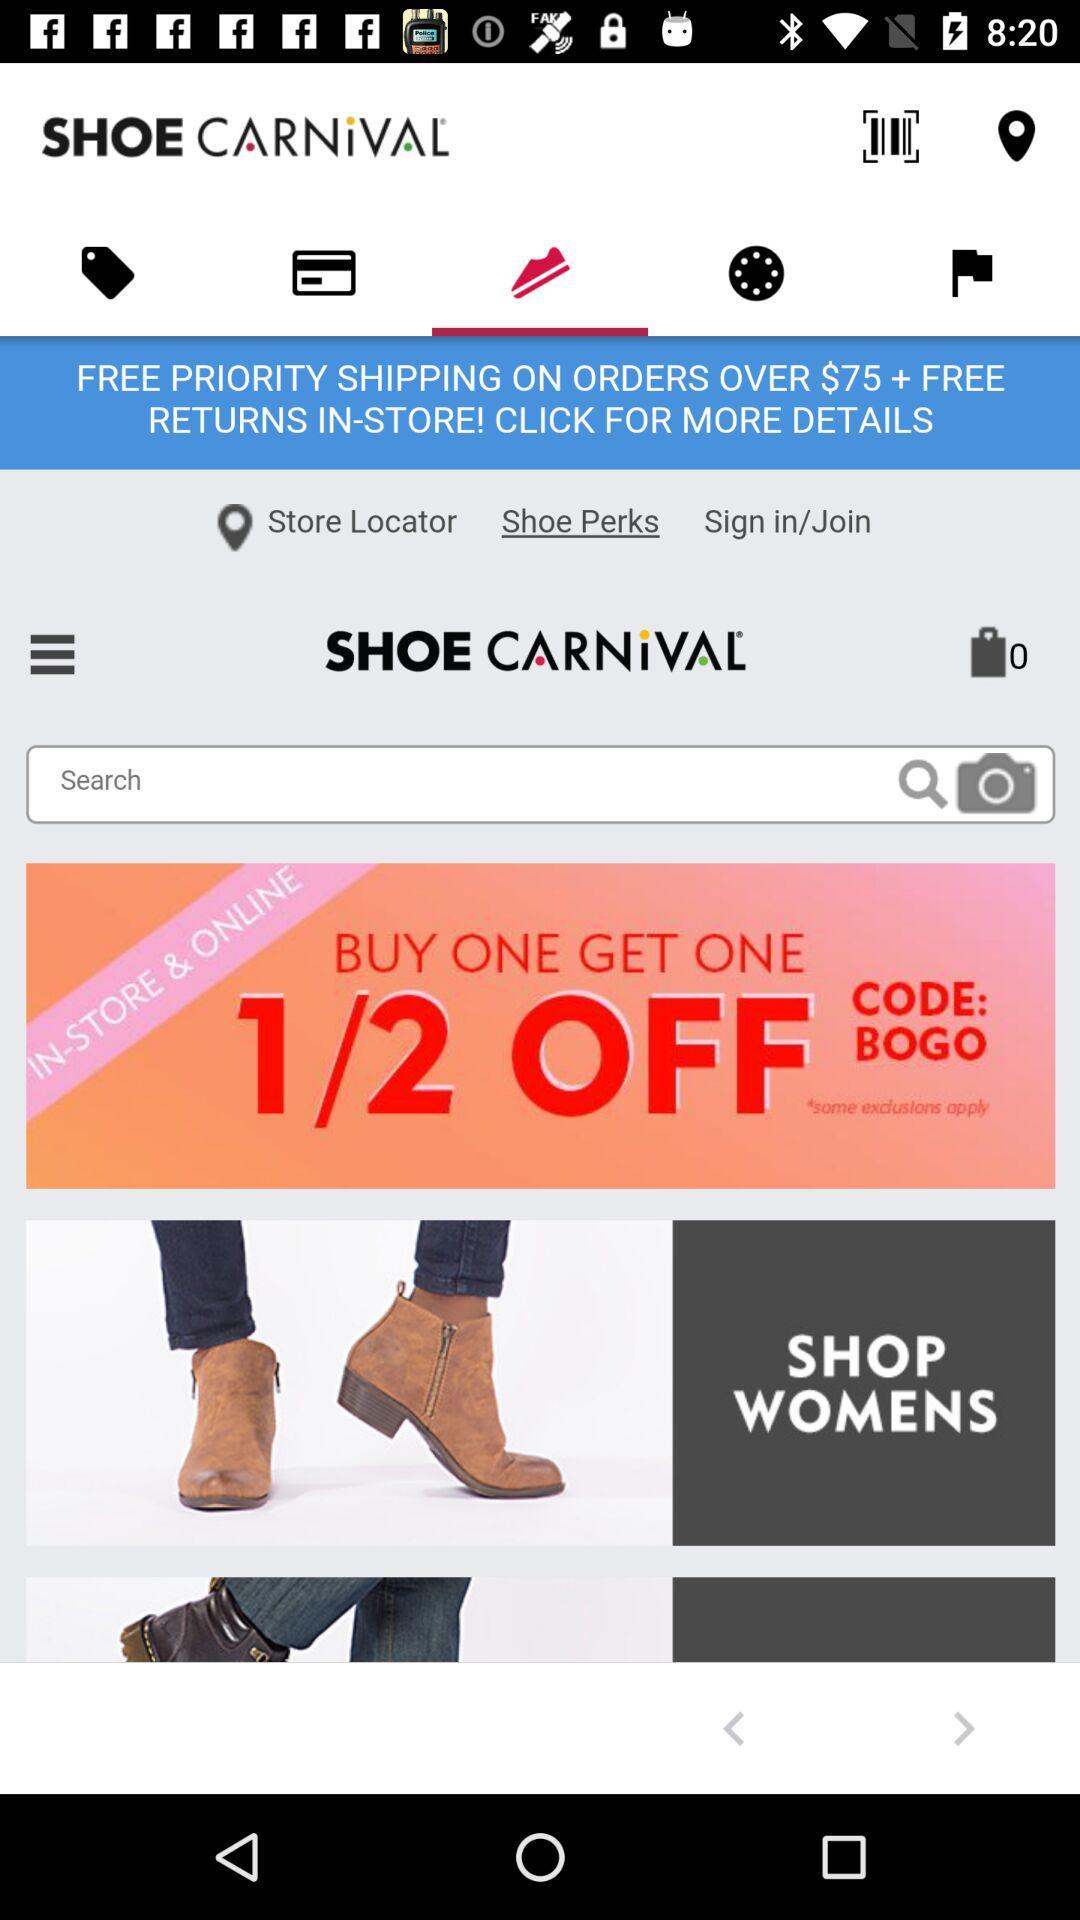  I want to click on more shoes, so click(963, 1727).